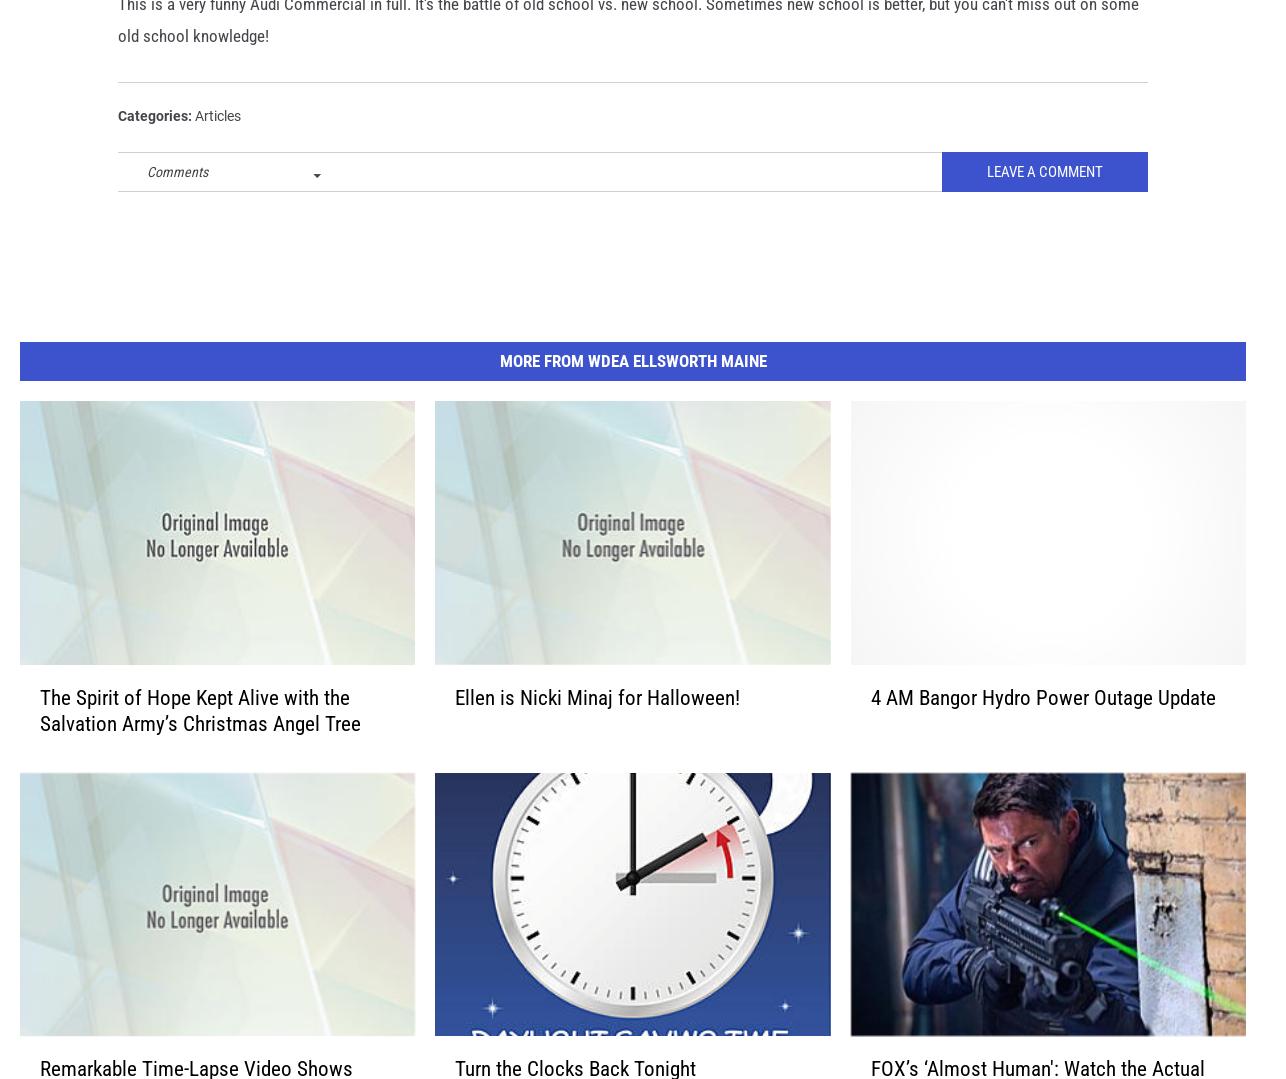  Describe the element at coordinates (217, 147) in the screenshot. I see `'Articles'` at that location.